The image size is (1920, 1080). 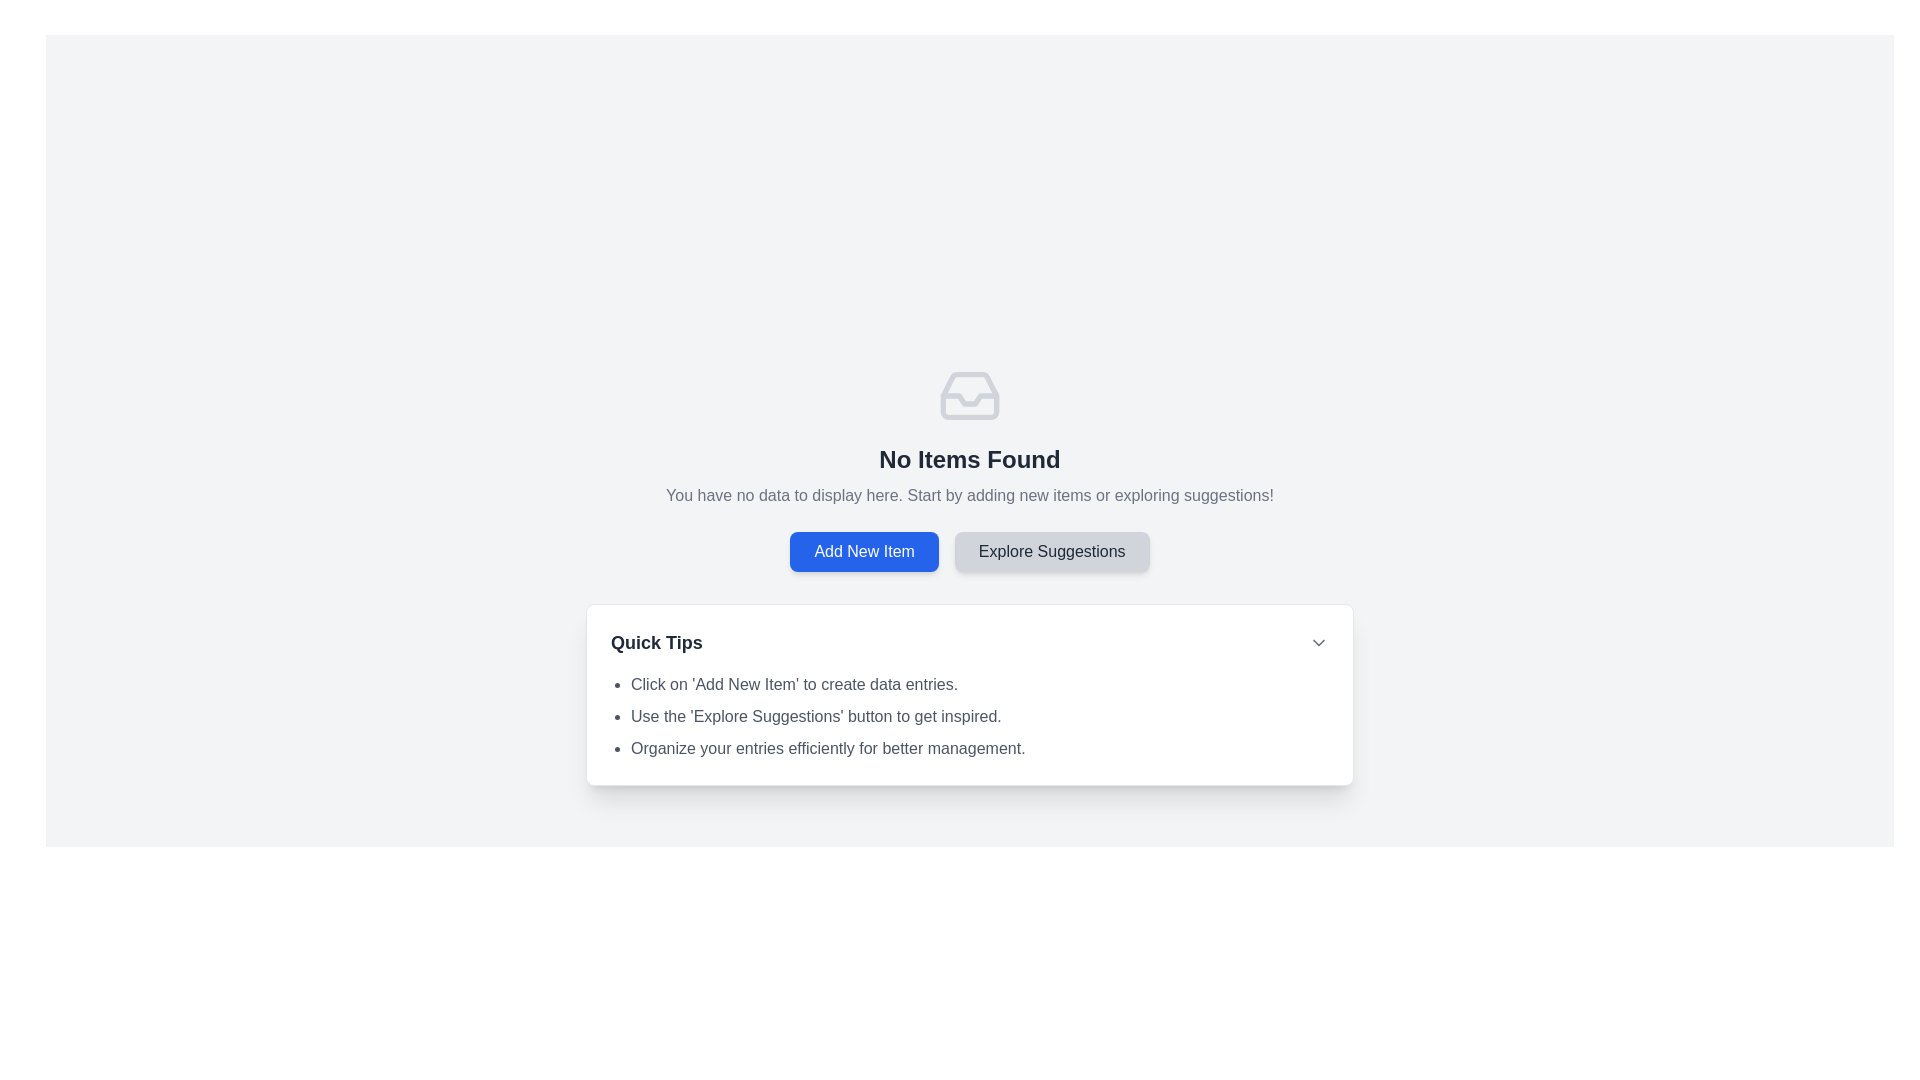 What do you see at coordinates (979, 716) in the screenshot?
I see `the static text that advises users to use the 'Explore Suggestions' button, which is the second item in the bullet-pointed list under the 'Quick Tips' header` at bounding box center [979, 716].